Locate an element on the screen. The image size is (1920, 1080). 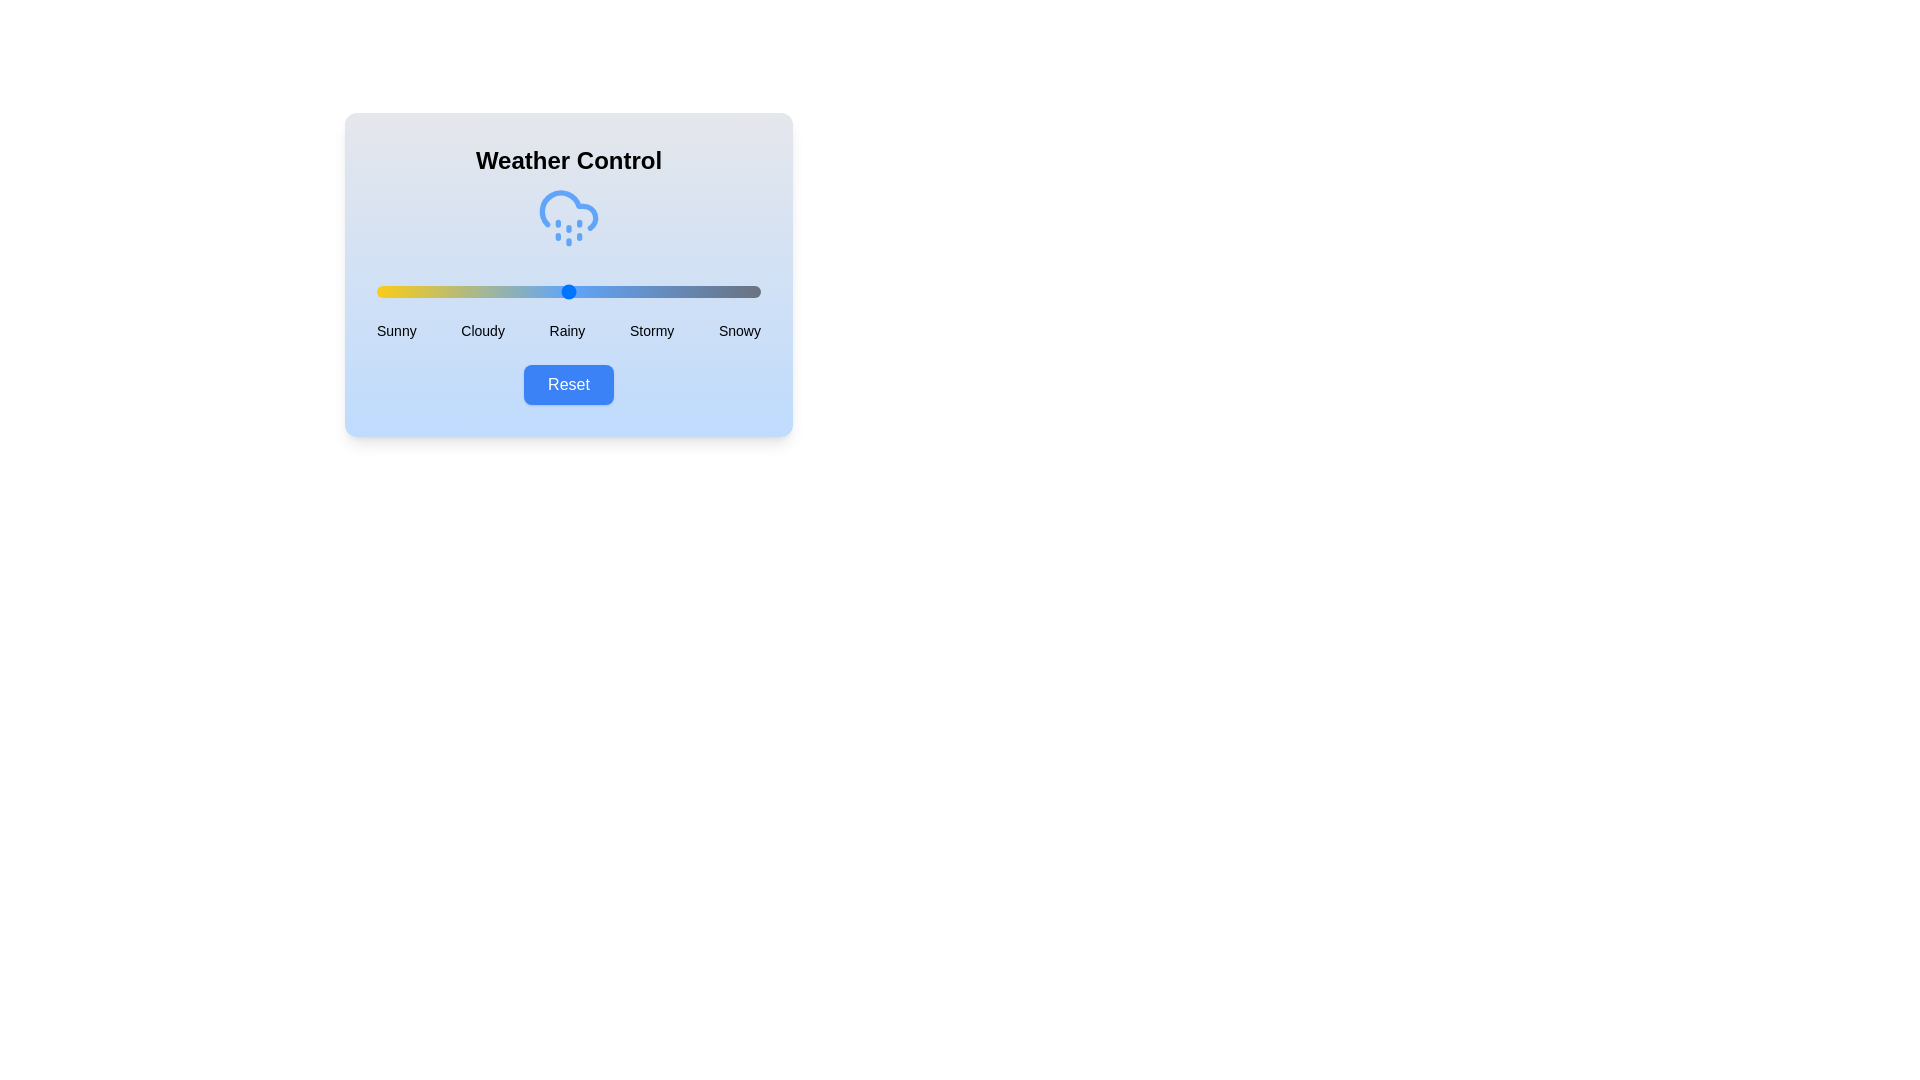
the weather condition label Stormy to select it is located at coordinates (652, 330).